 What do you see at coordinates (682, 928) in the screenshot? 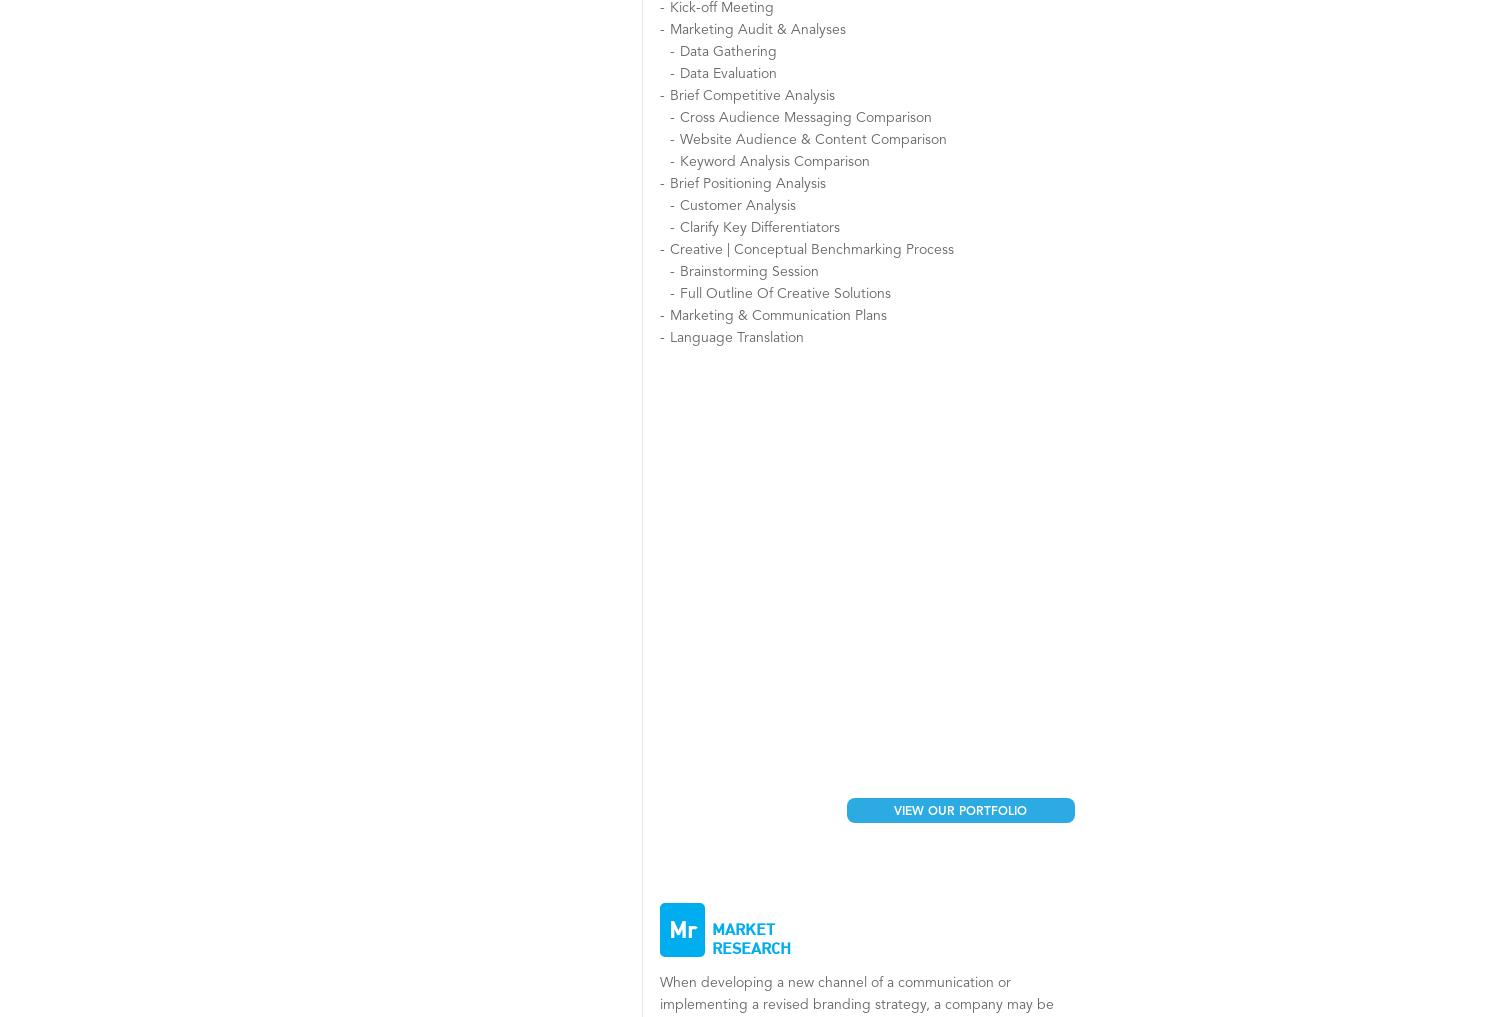
I see `'mr'` at bounding box center [682, 928].